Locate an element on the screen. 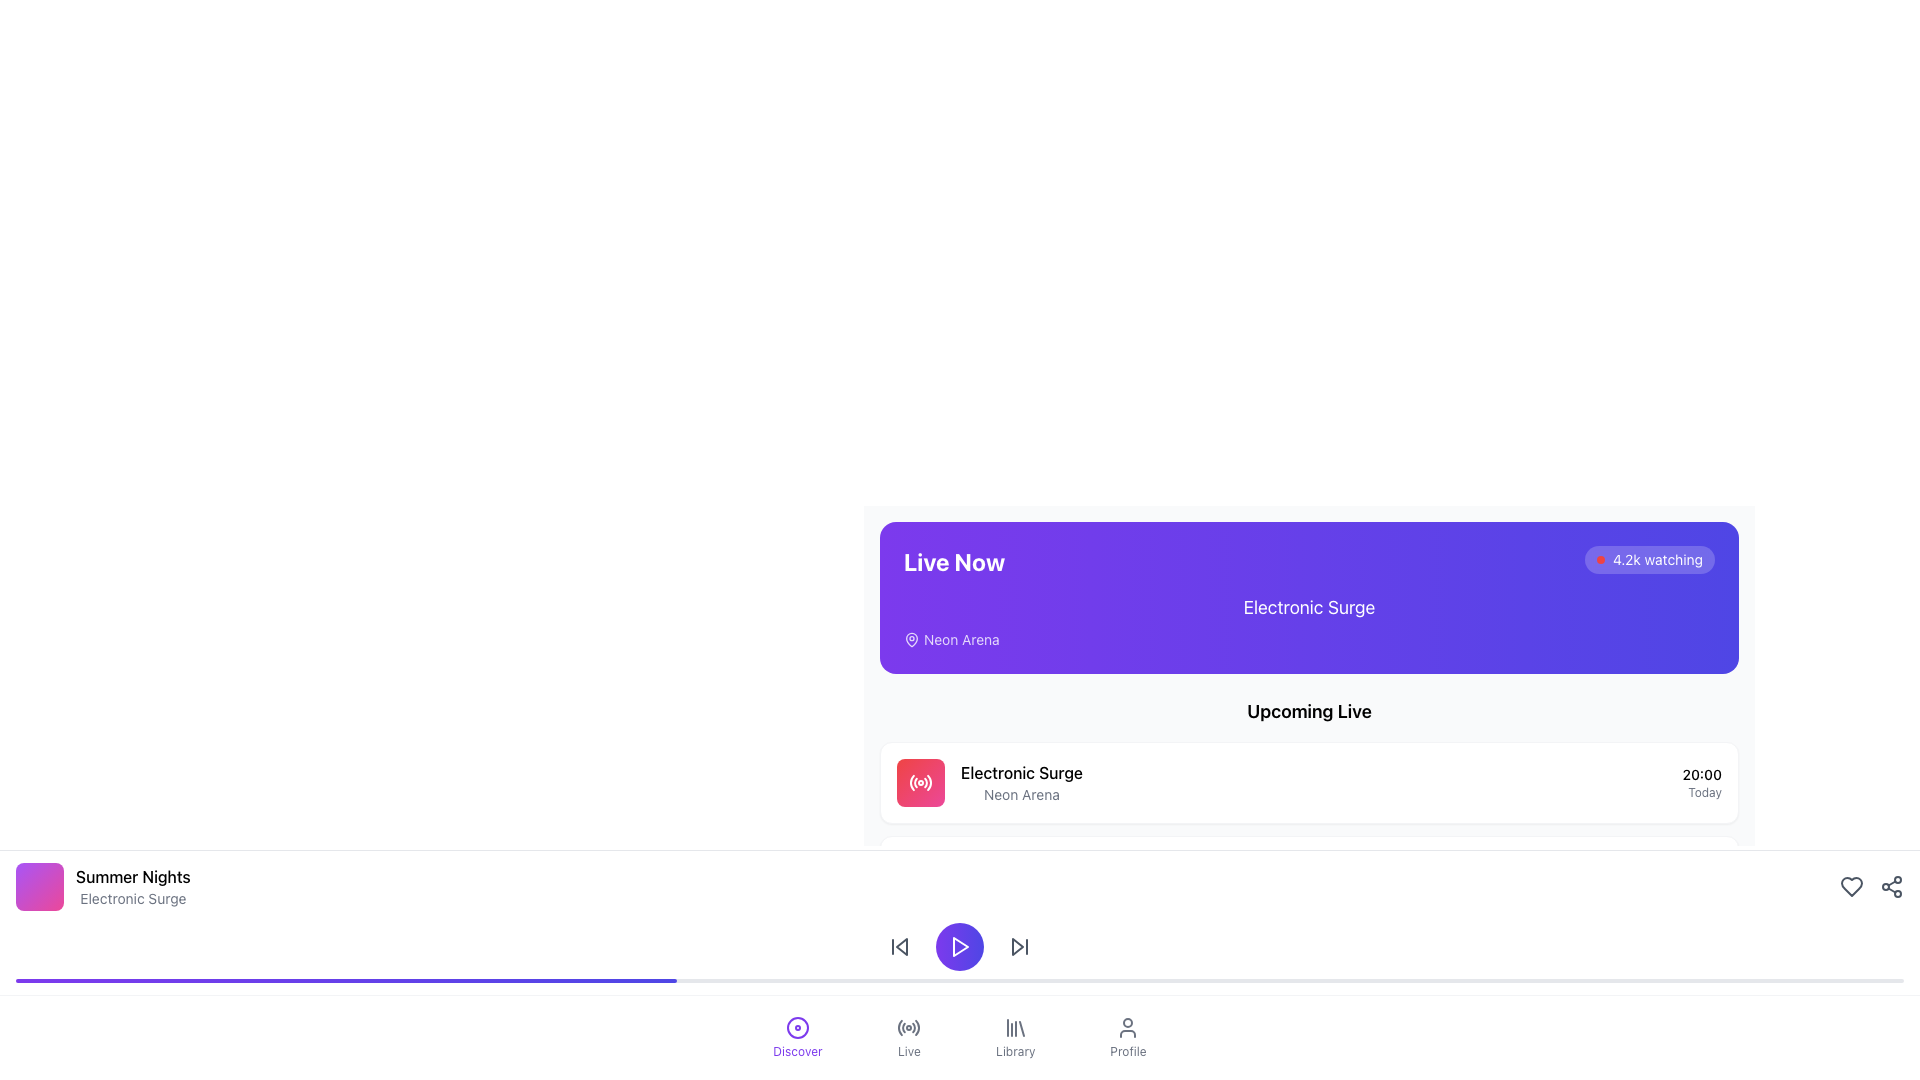 This screenshot has height=1080, width=1920. the navigation button for the 'Profile' section located in the bottom navigation bar, specifically the fourth item from the left is located at coordinates (1128, 1036).